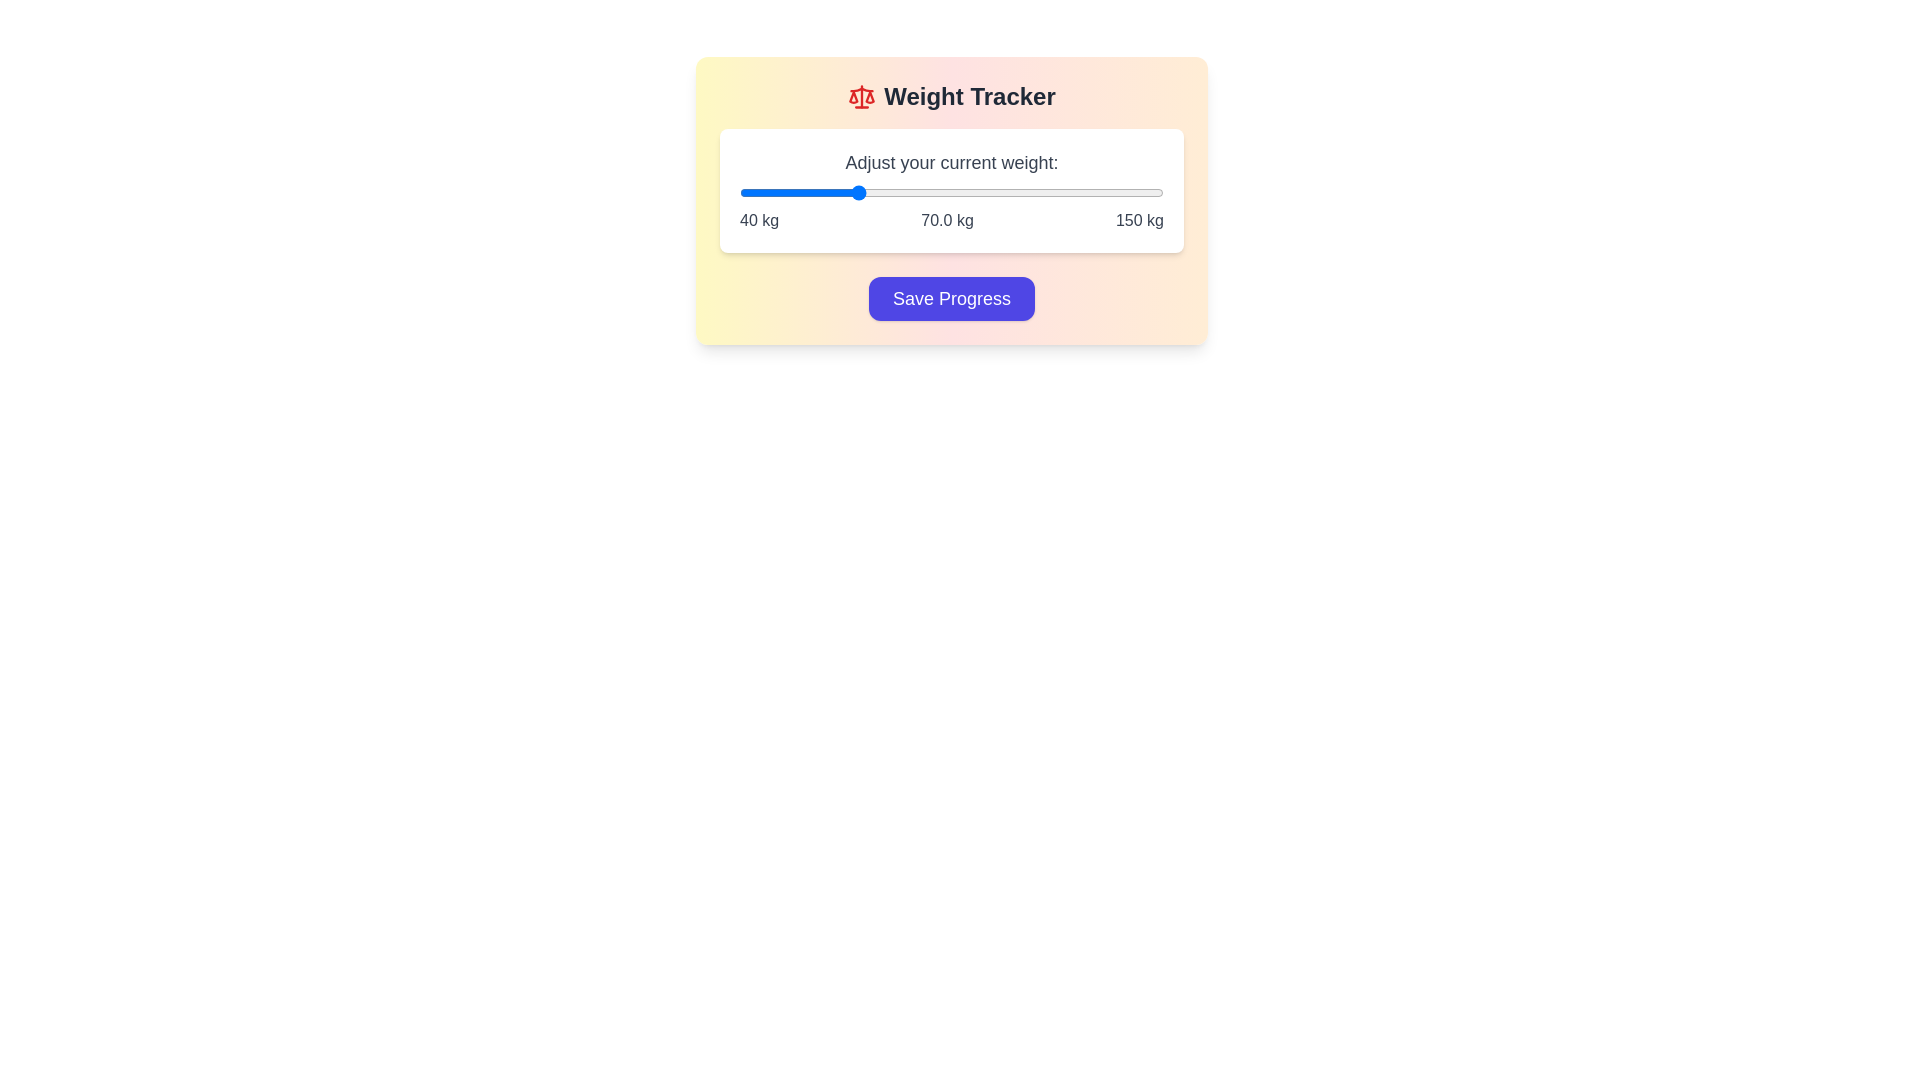  I want to click on the weight slider to 142 kg, so click(1133, 192).